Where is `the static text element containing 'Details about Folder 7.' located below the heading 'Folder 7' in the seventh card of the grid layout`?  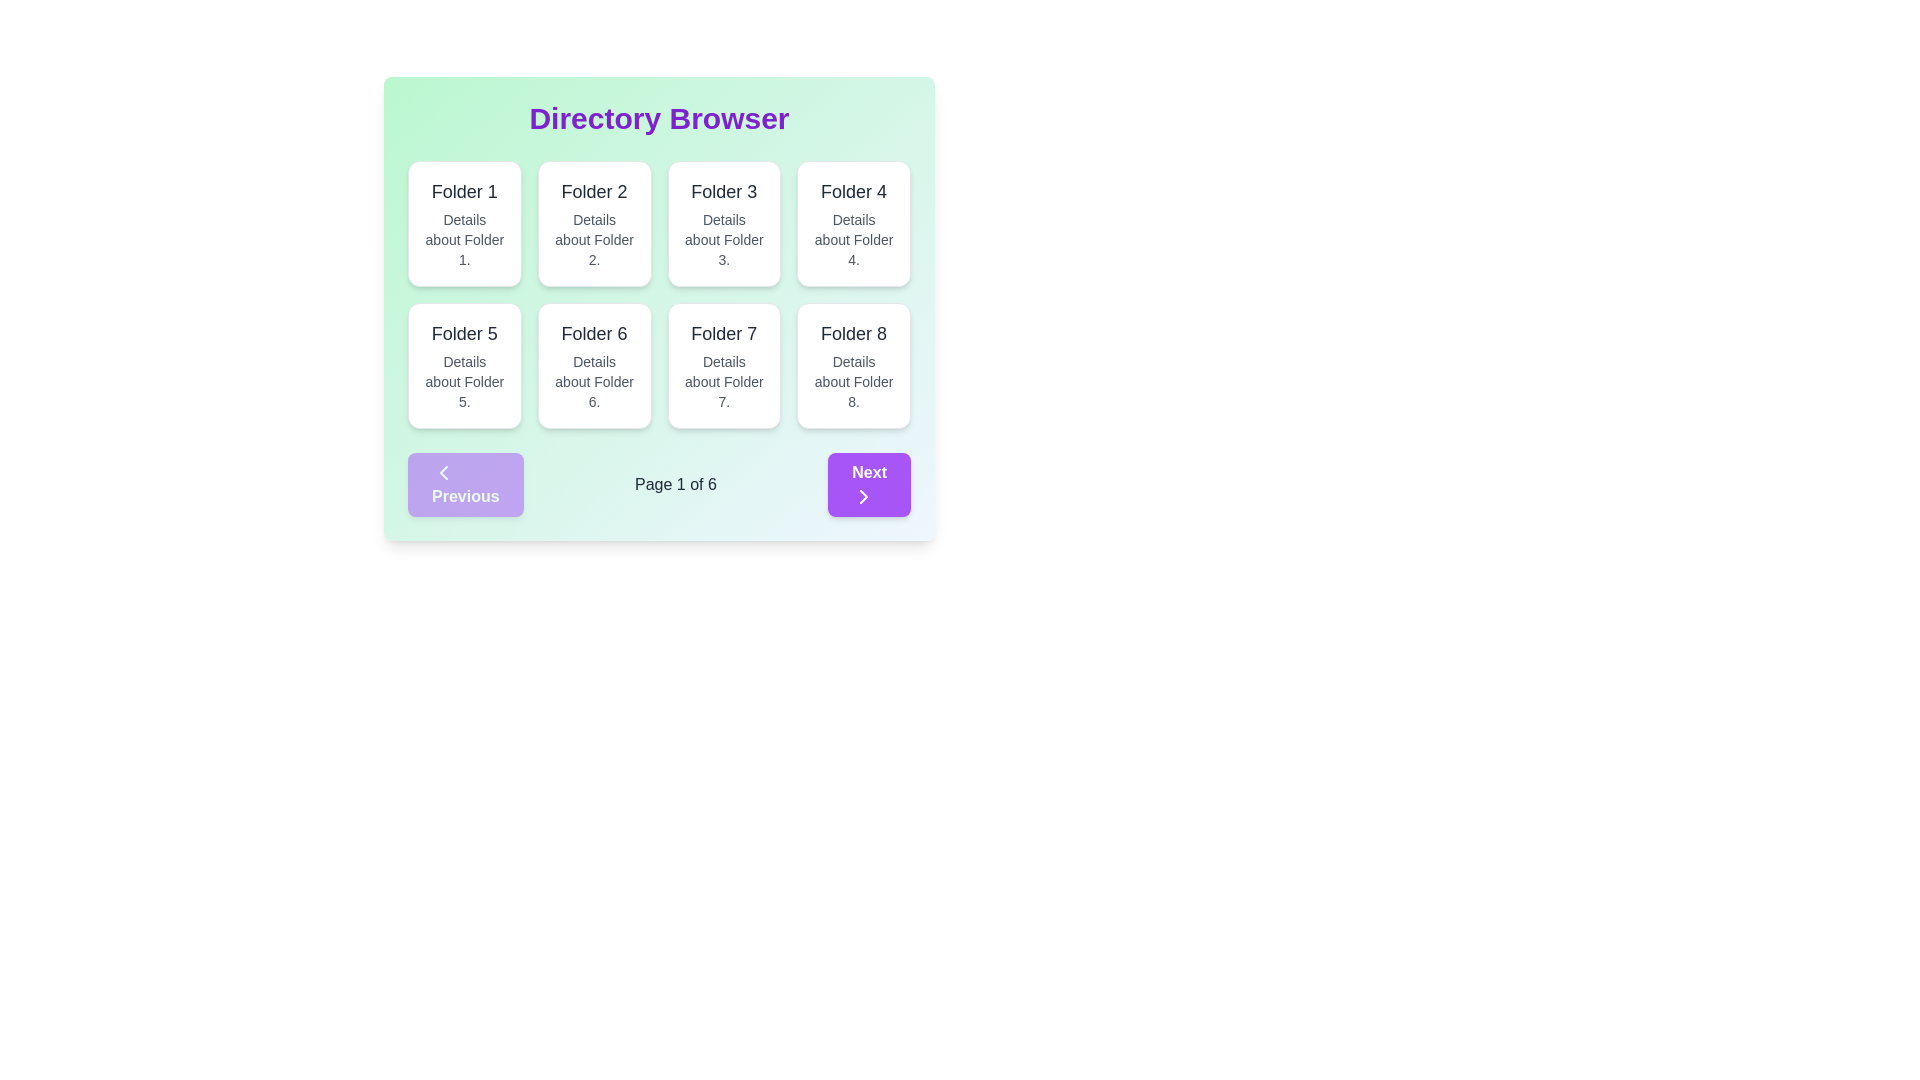
the static text element containing 'Details about Folder 7.' located below the heading 'Folder 7' in the seventh card of the grid layout is located at coordinates (723, 381).